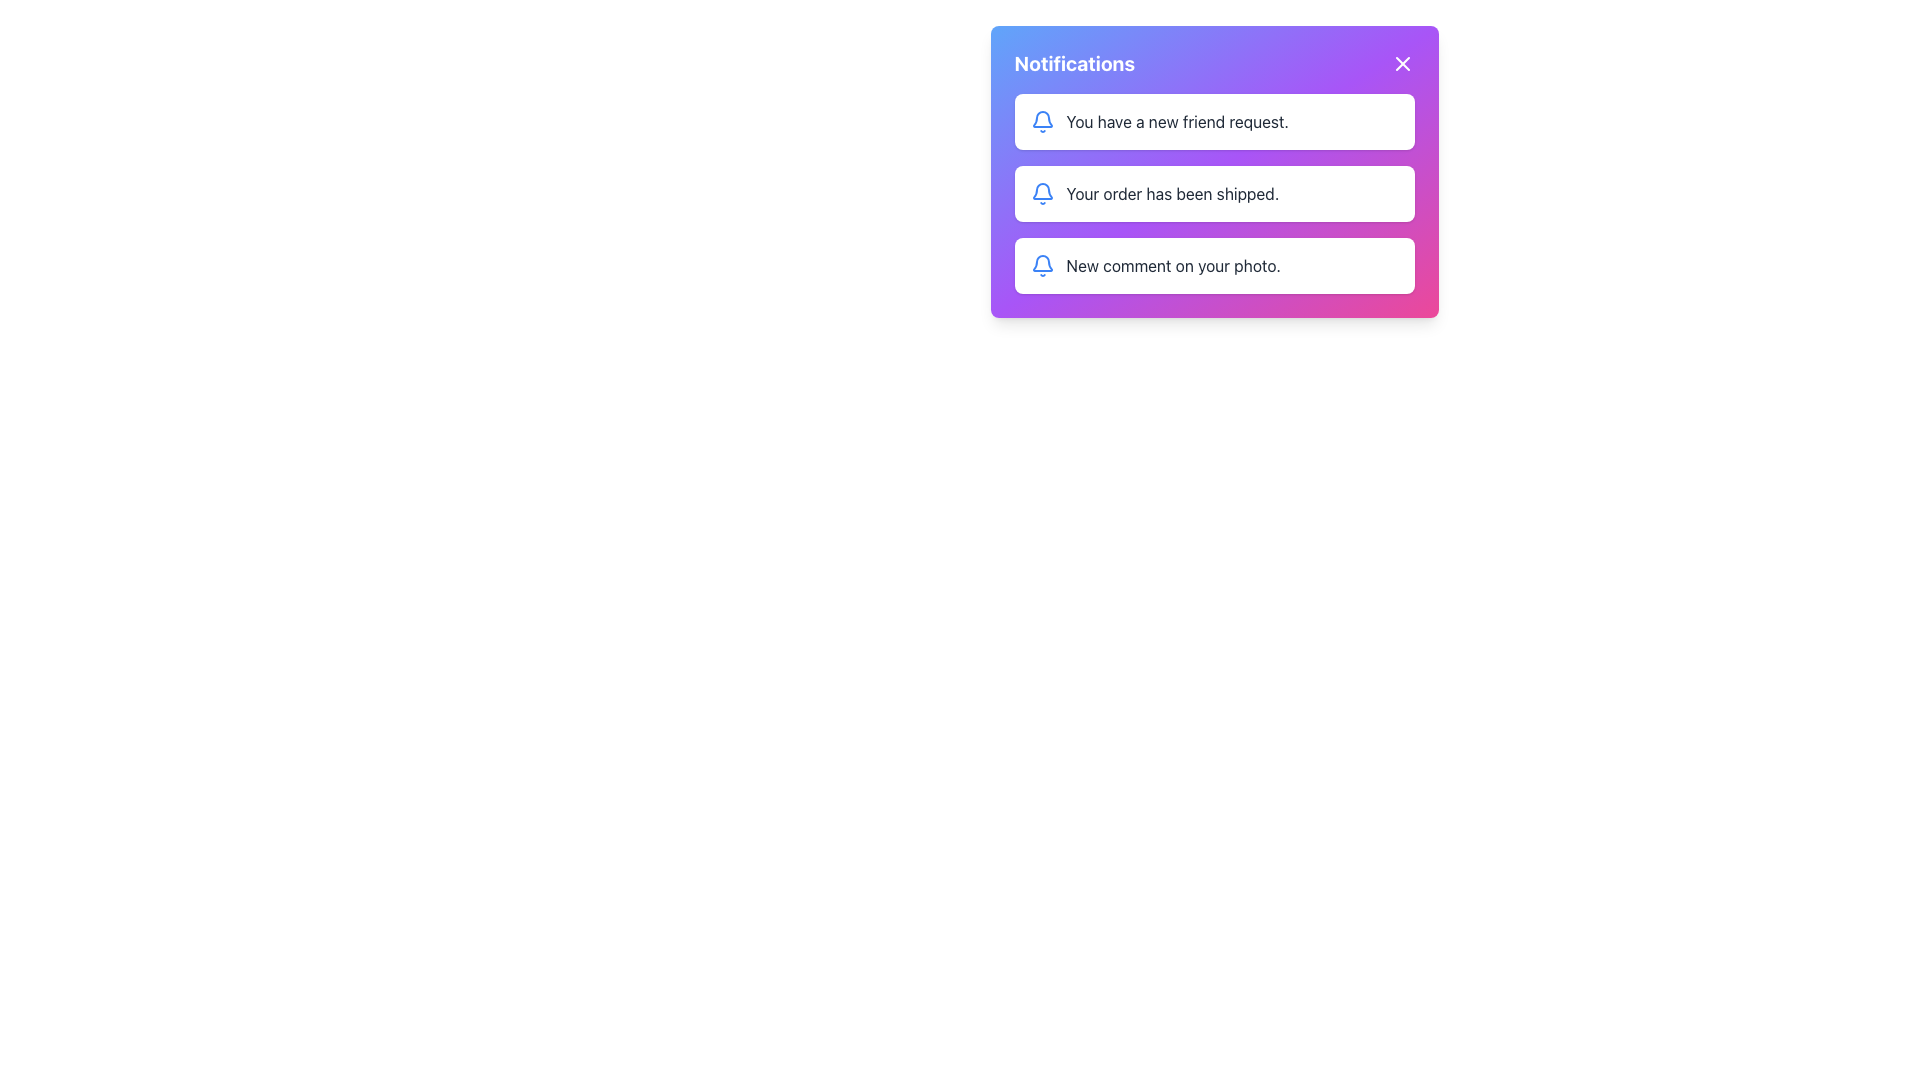 Image resolution: width=1920 pixels, height=1080 pixels. Describe the element at coordinates (1041, 265) in the screenshot. I see `the alert icon located in the third notification card indicating a new comment on your photo` at that location.